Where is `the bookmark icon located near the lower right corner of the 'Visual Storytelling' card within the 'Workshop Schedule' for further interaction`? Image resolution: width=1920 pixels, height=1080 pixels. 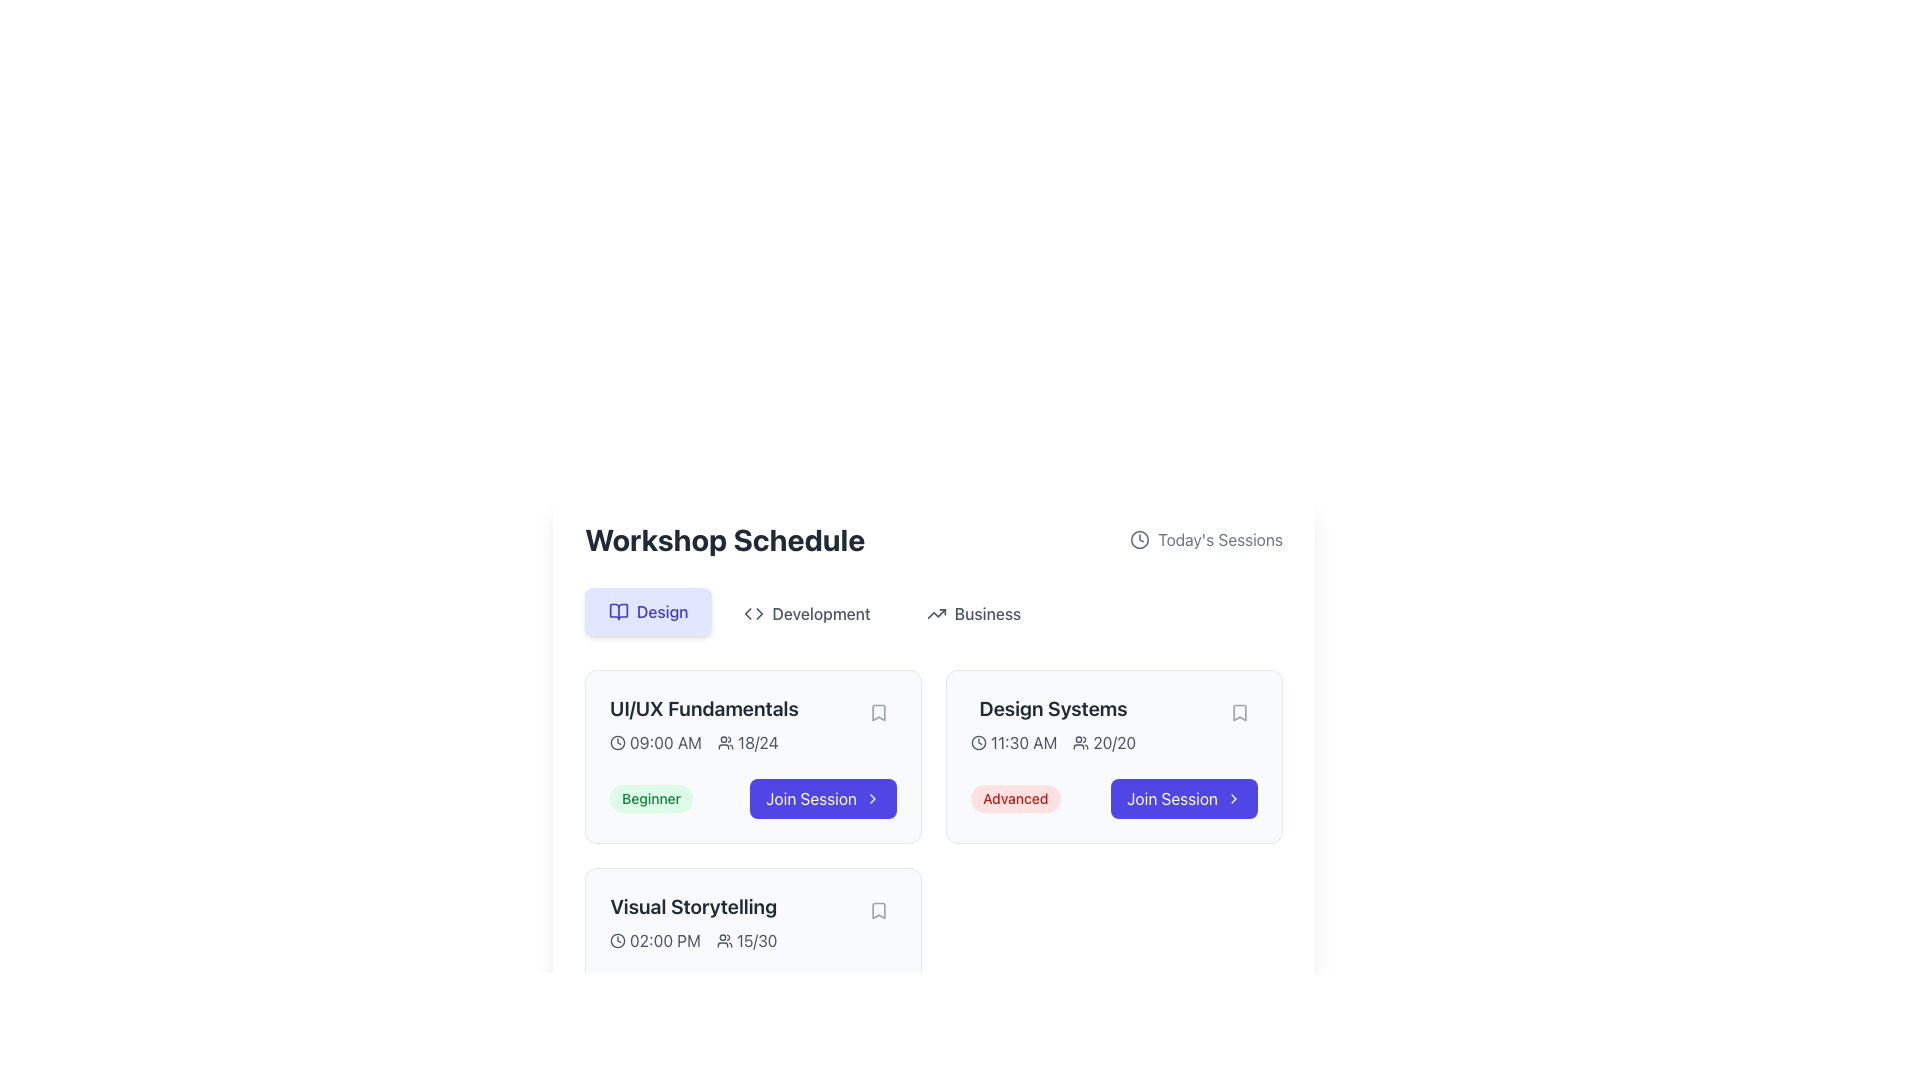 the bookmark icon located near the lower right corner of the 'Visual Storytelling' card within the 'Workshop Schedule' for further interaction is located at coordinates (878, 910).